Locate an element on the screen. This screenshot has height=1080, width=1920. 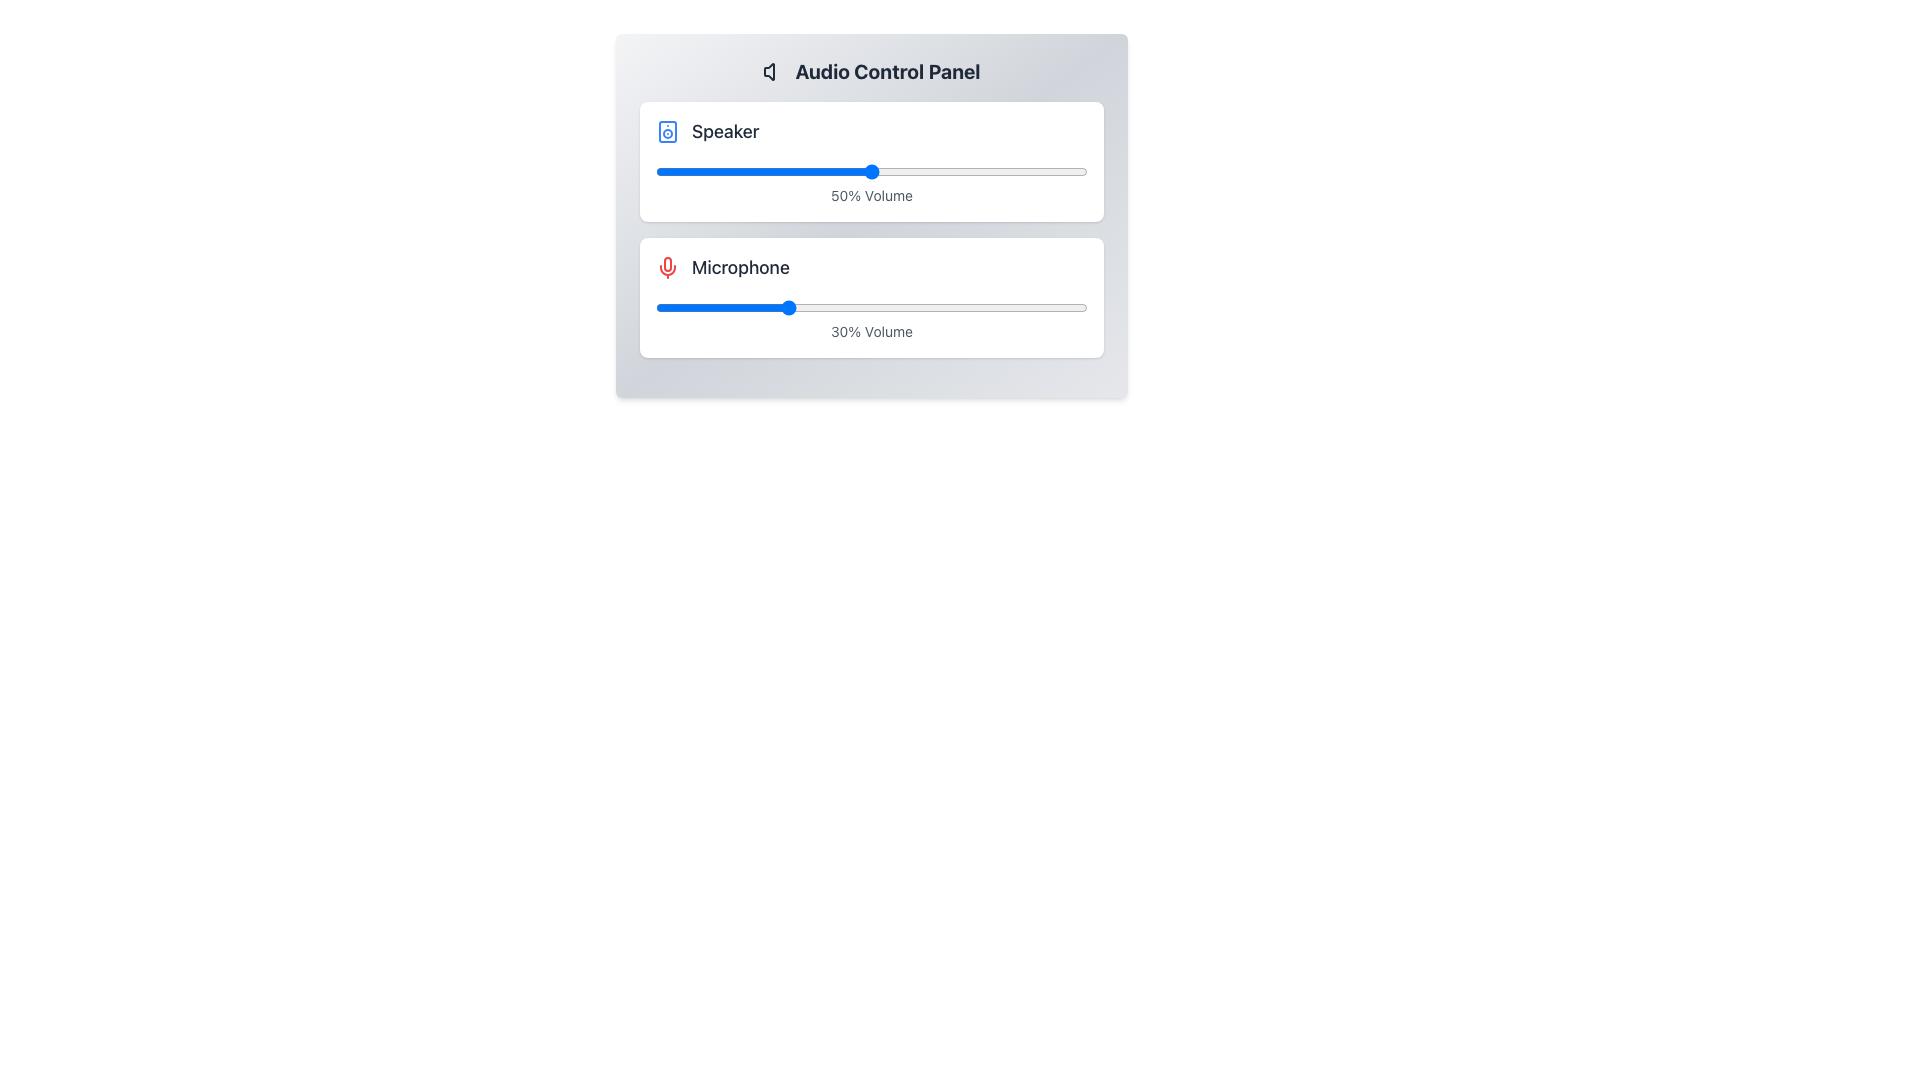
the speaker volume is located at coordinates (707, 171).